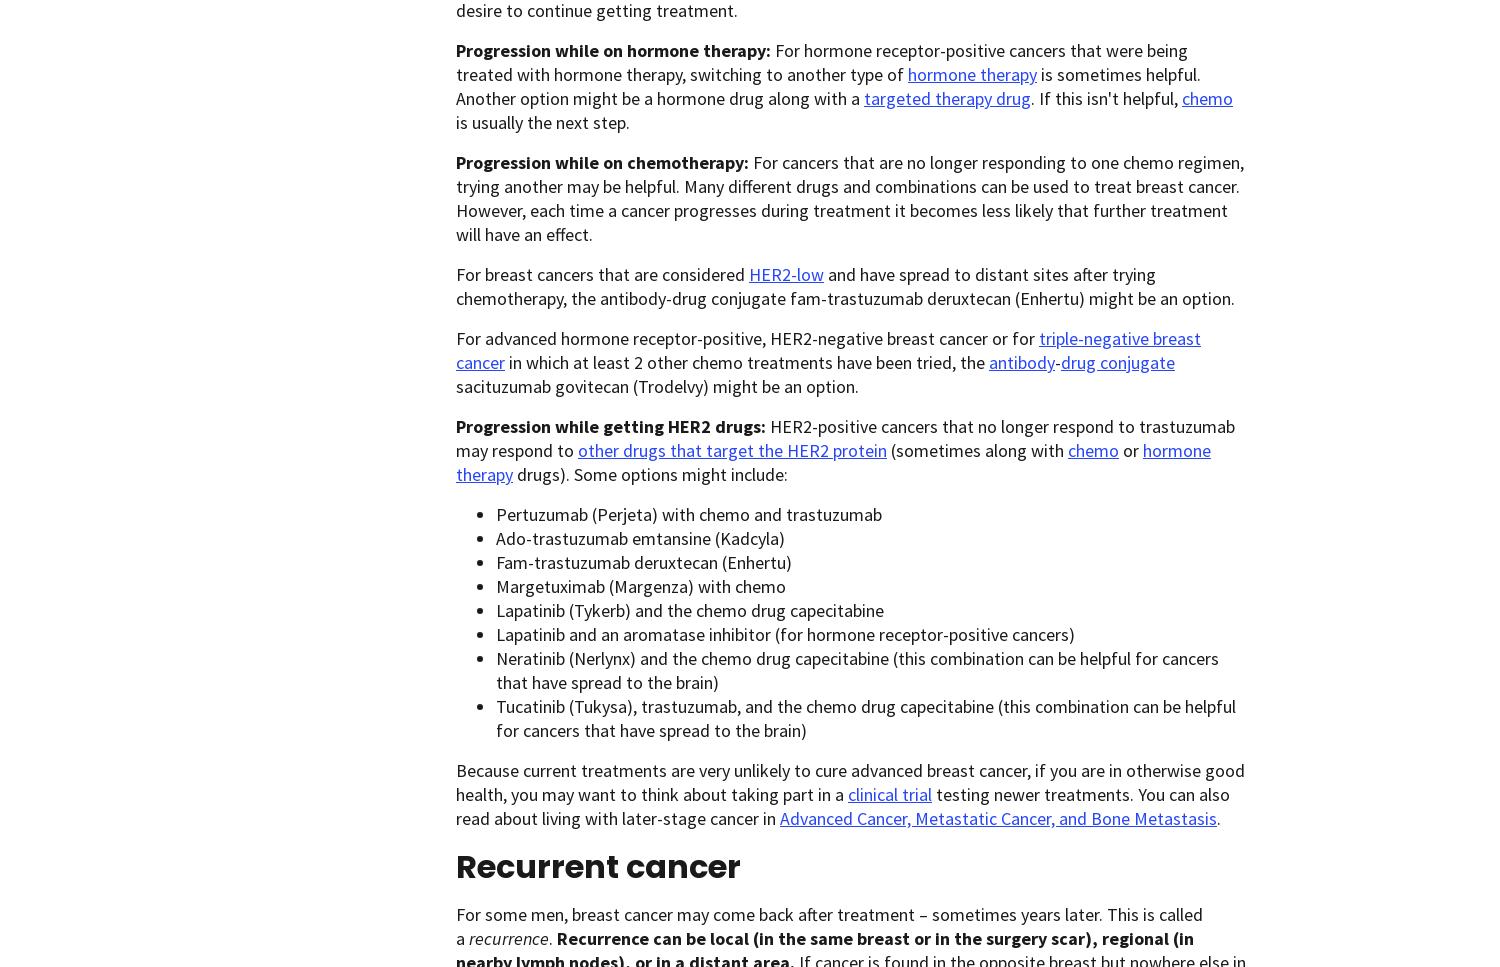  I want to click on 'Ado-trastuzumab emtansine (Kadcyla)', so click(495, 538).